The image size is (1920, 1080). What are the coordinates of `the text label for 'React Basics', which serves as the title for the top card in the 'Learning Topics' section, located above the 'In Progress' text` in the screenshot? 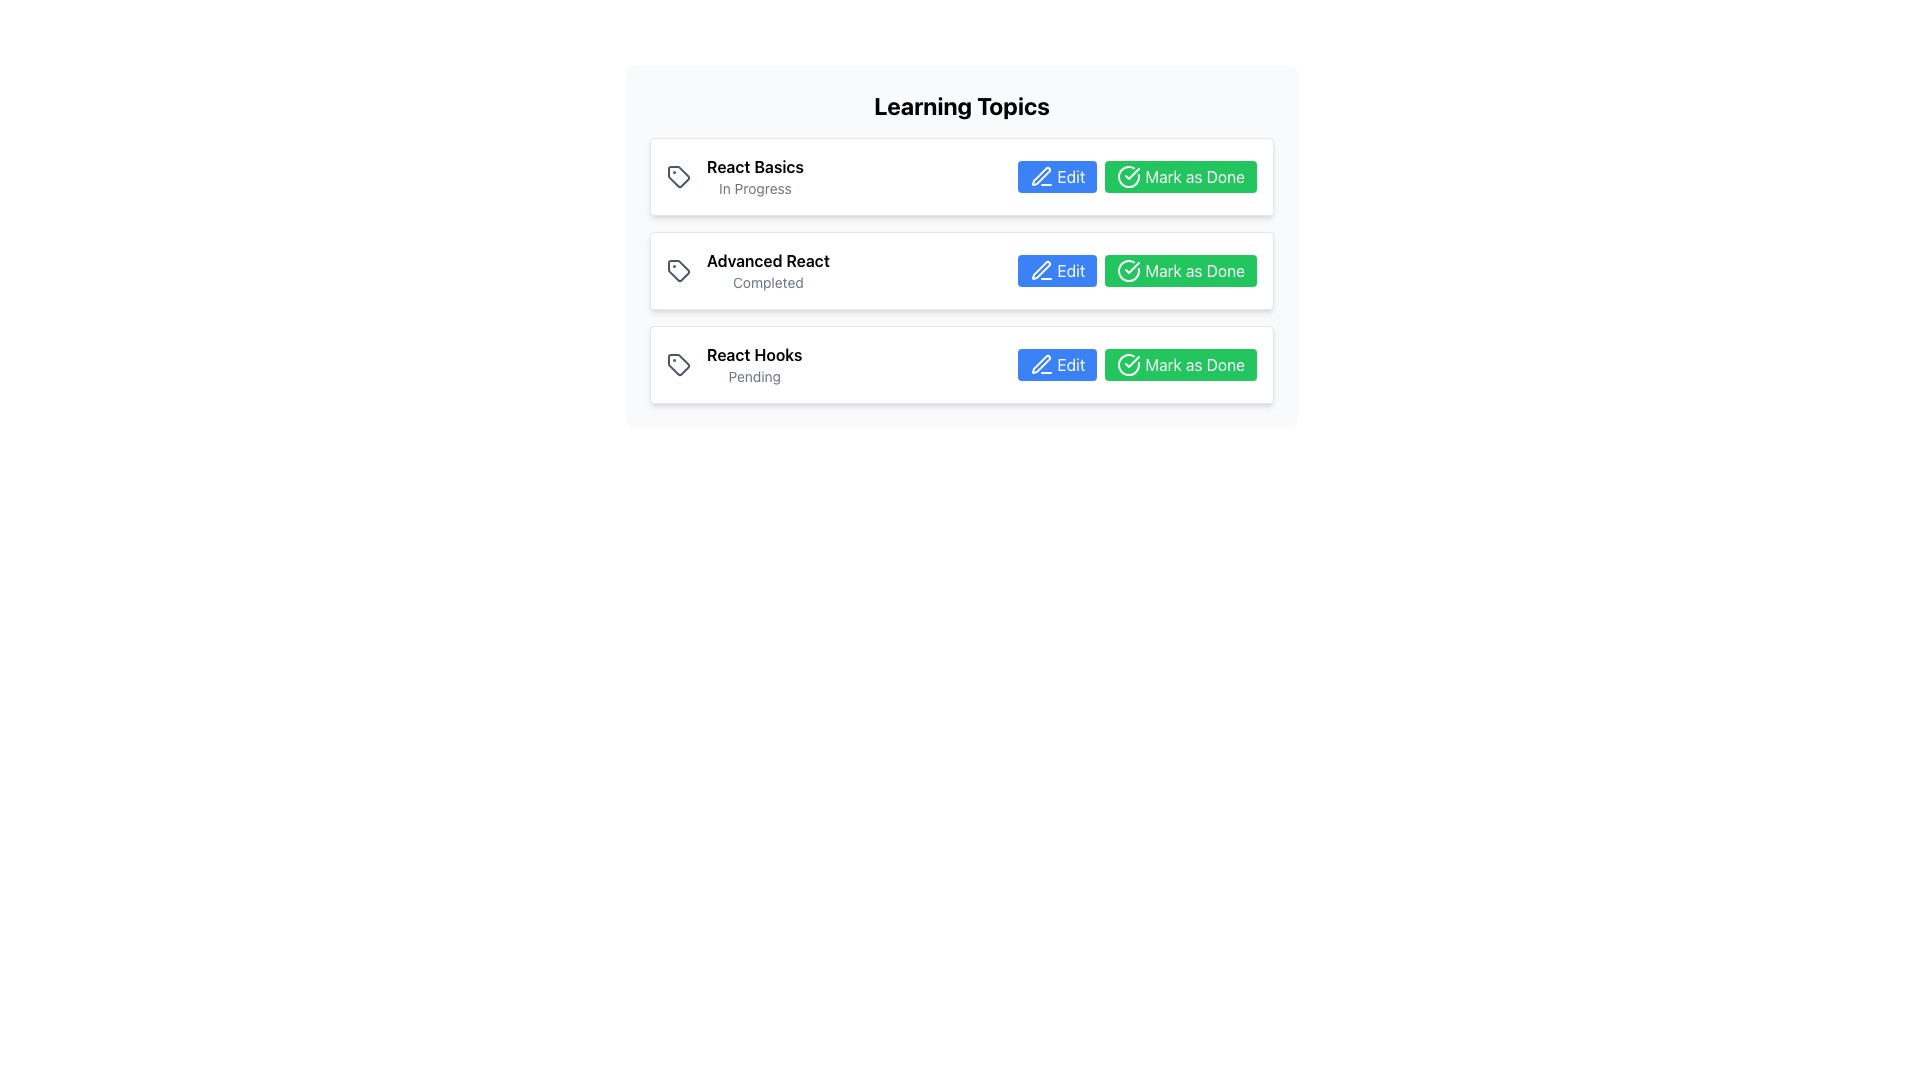 It's located at (754, 165).